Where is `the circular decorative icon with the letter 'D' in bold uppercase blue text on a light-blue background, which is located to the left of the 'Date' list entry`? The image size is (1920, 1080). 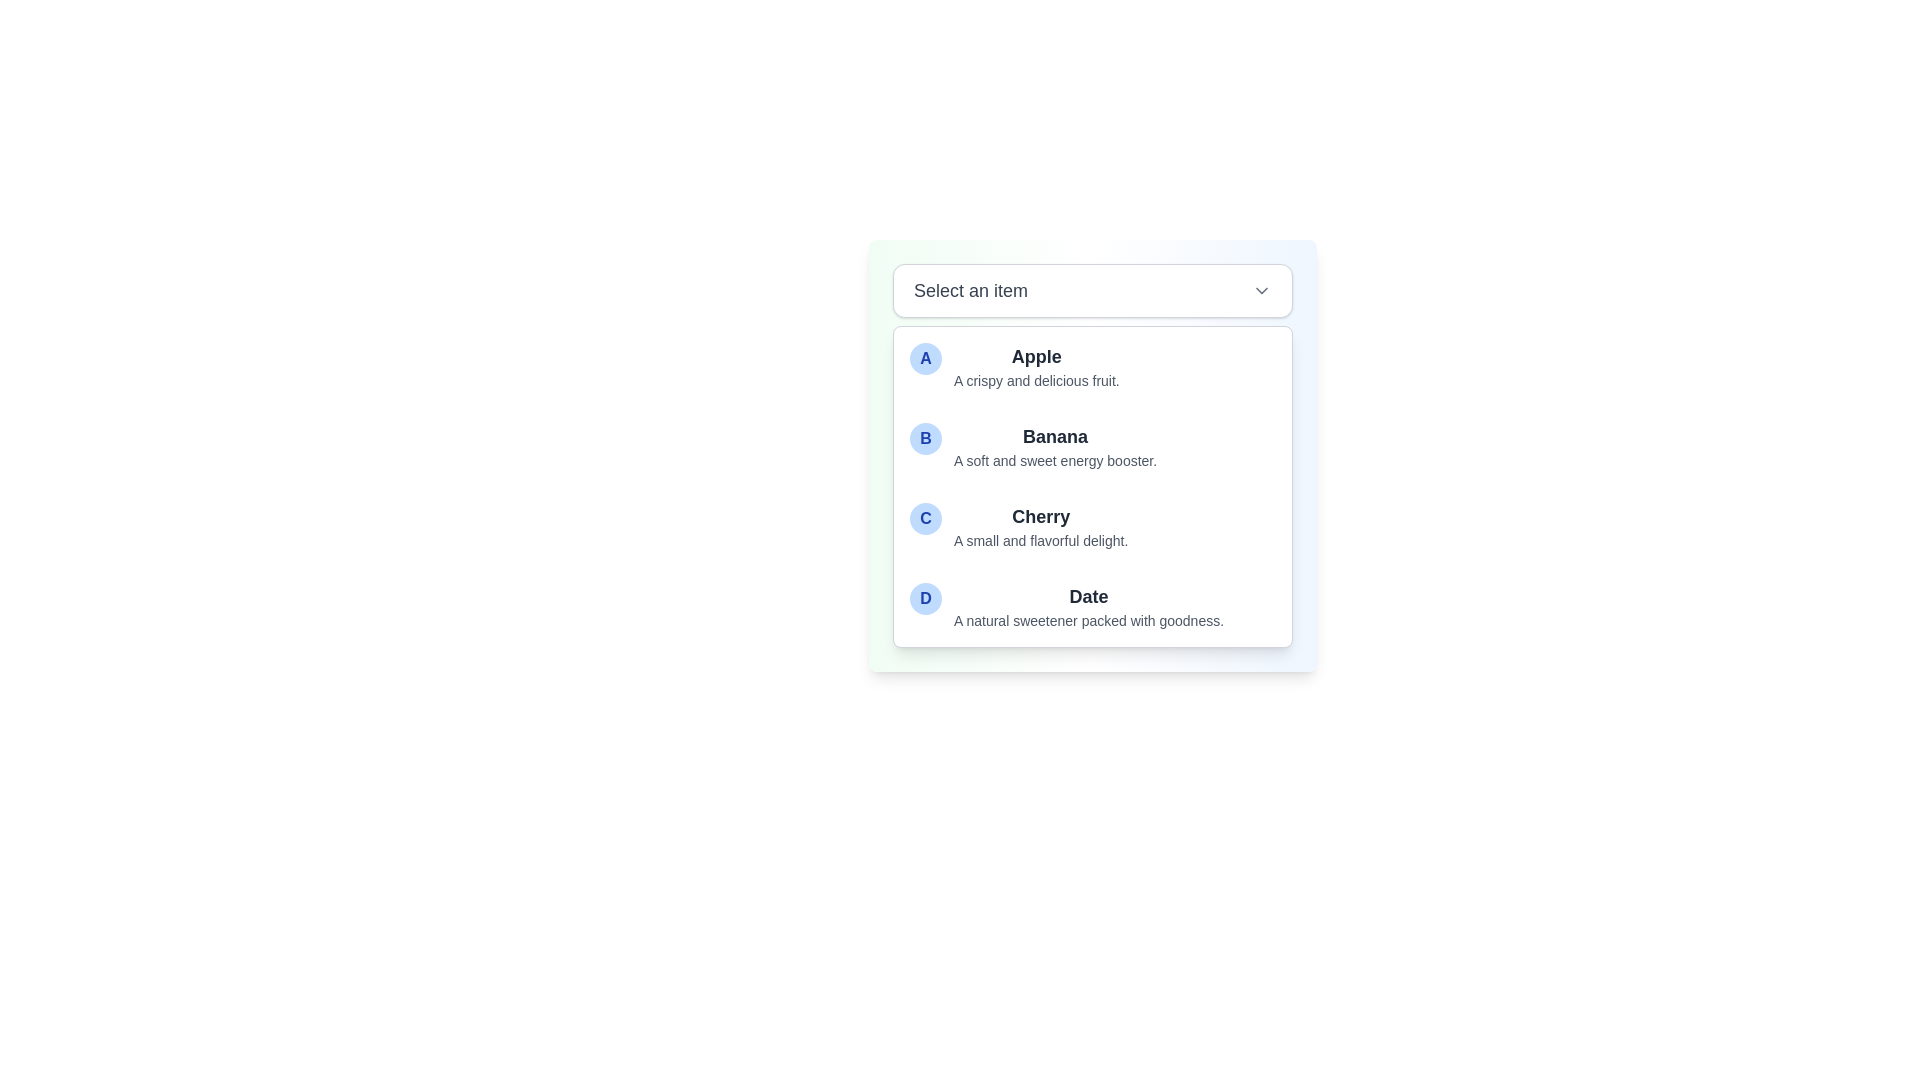 the circular decorative icon with the letter 'D' in bold uppercase blue text on a light-blue background, which is located to the left of the 'Date' list entry is located at coordinates (925, 597).